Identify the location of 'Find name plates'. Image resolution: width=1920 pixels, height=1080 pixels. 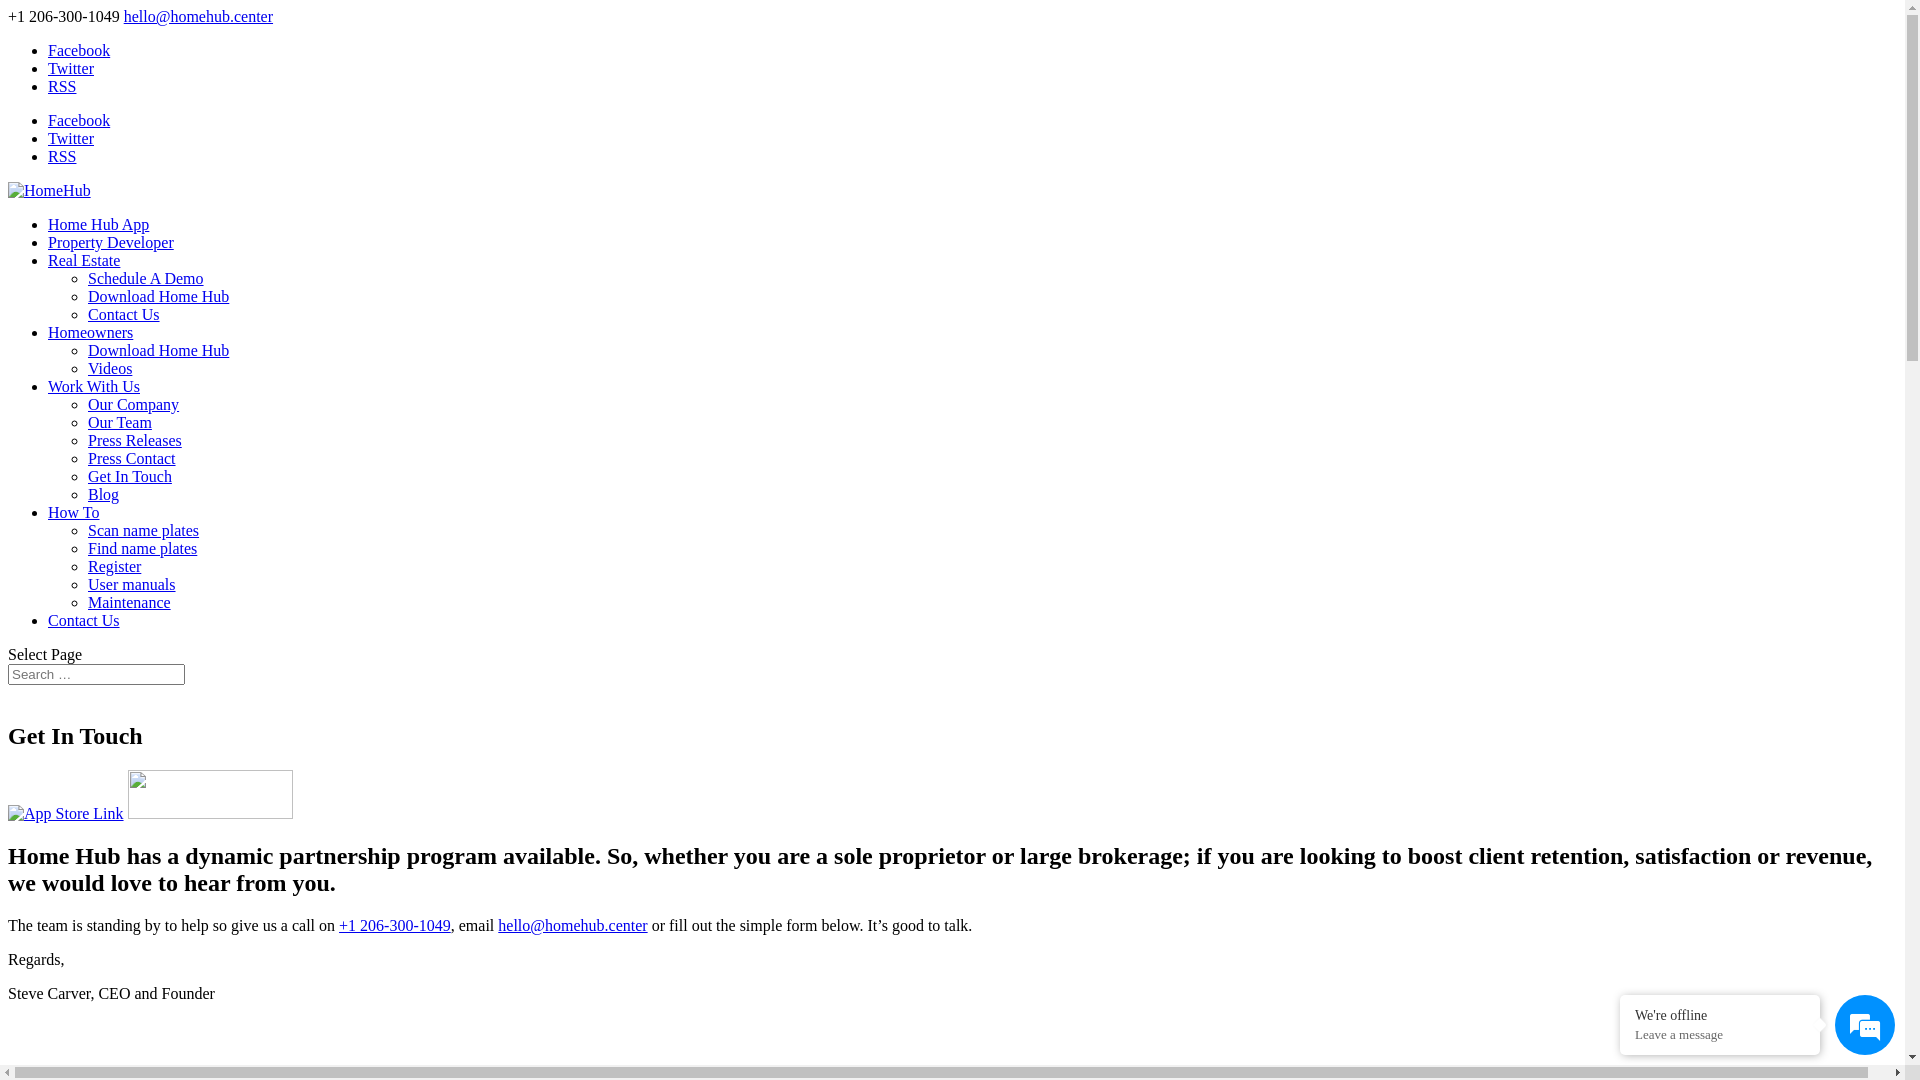
(141, 548).